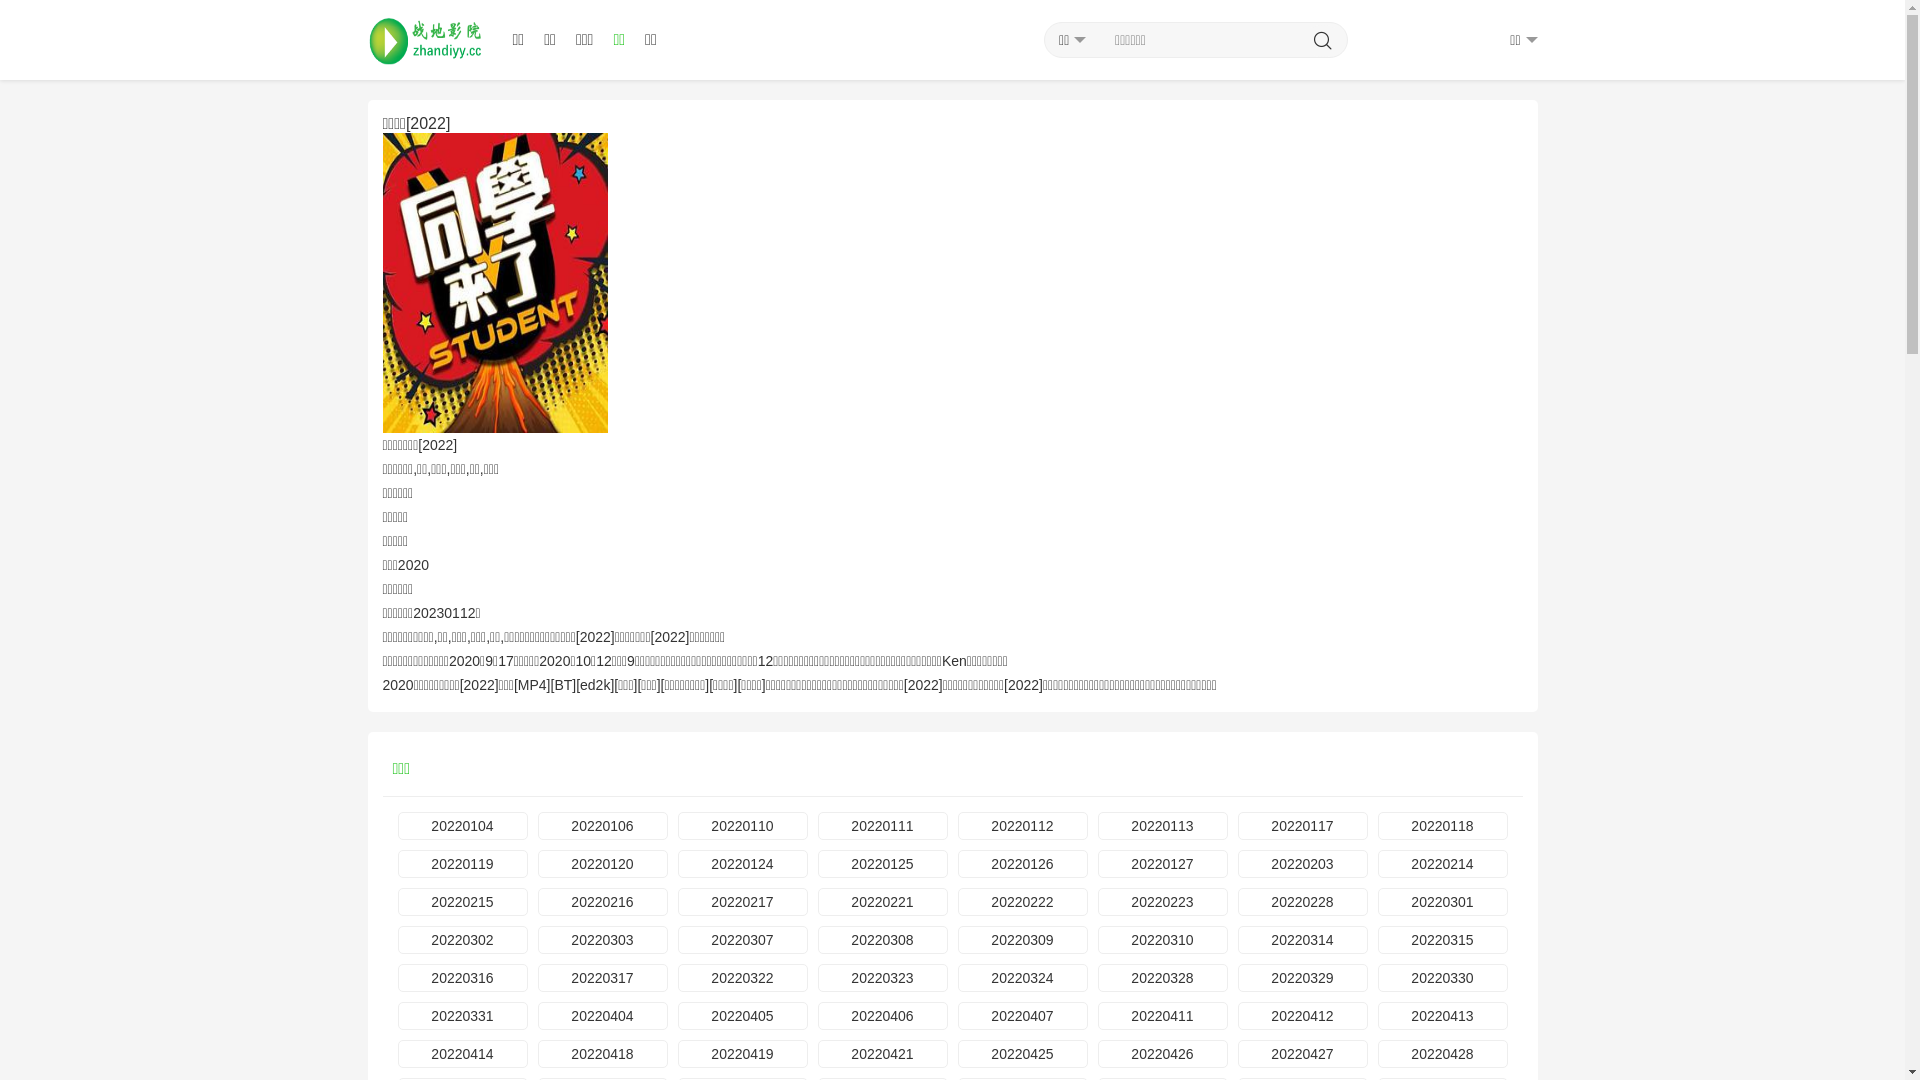  What do you see at coordinates (1443, 863) in the screenshot?
I see `'20220214'` at bounding box center [1443, 863].